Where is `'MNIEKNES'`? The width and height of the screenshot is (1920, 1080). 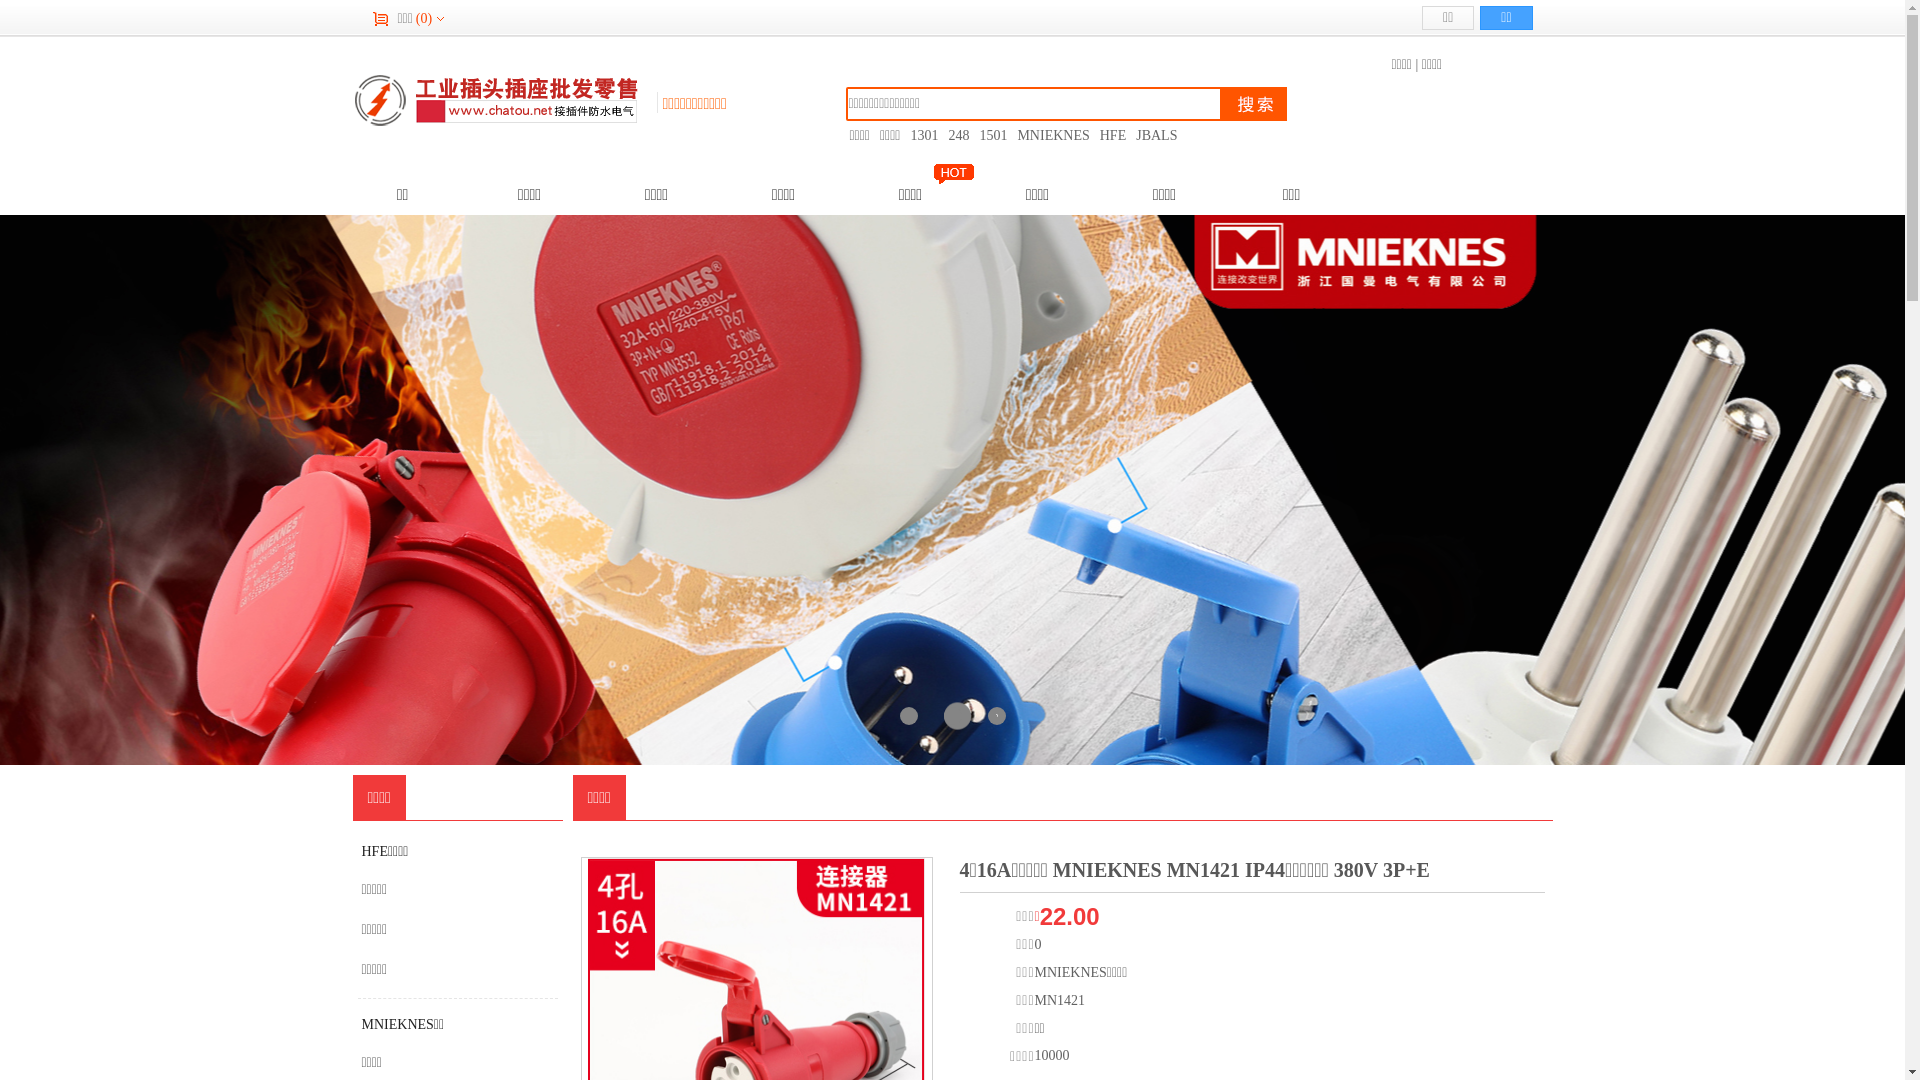 'MNIEKNES' is located at coordinates (1051, 135).